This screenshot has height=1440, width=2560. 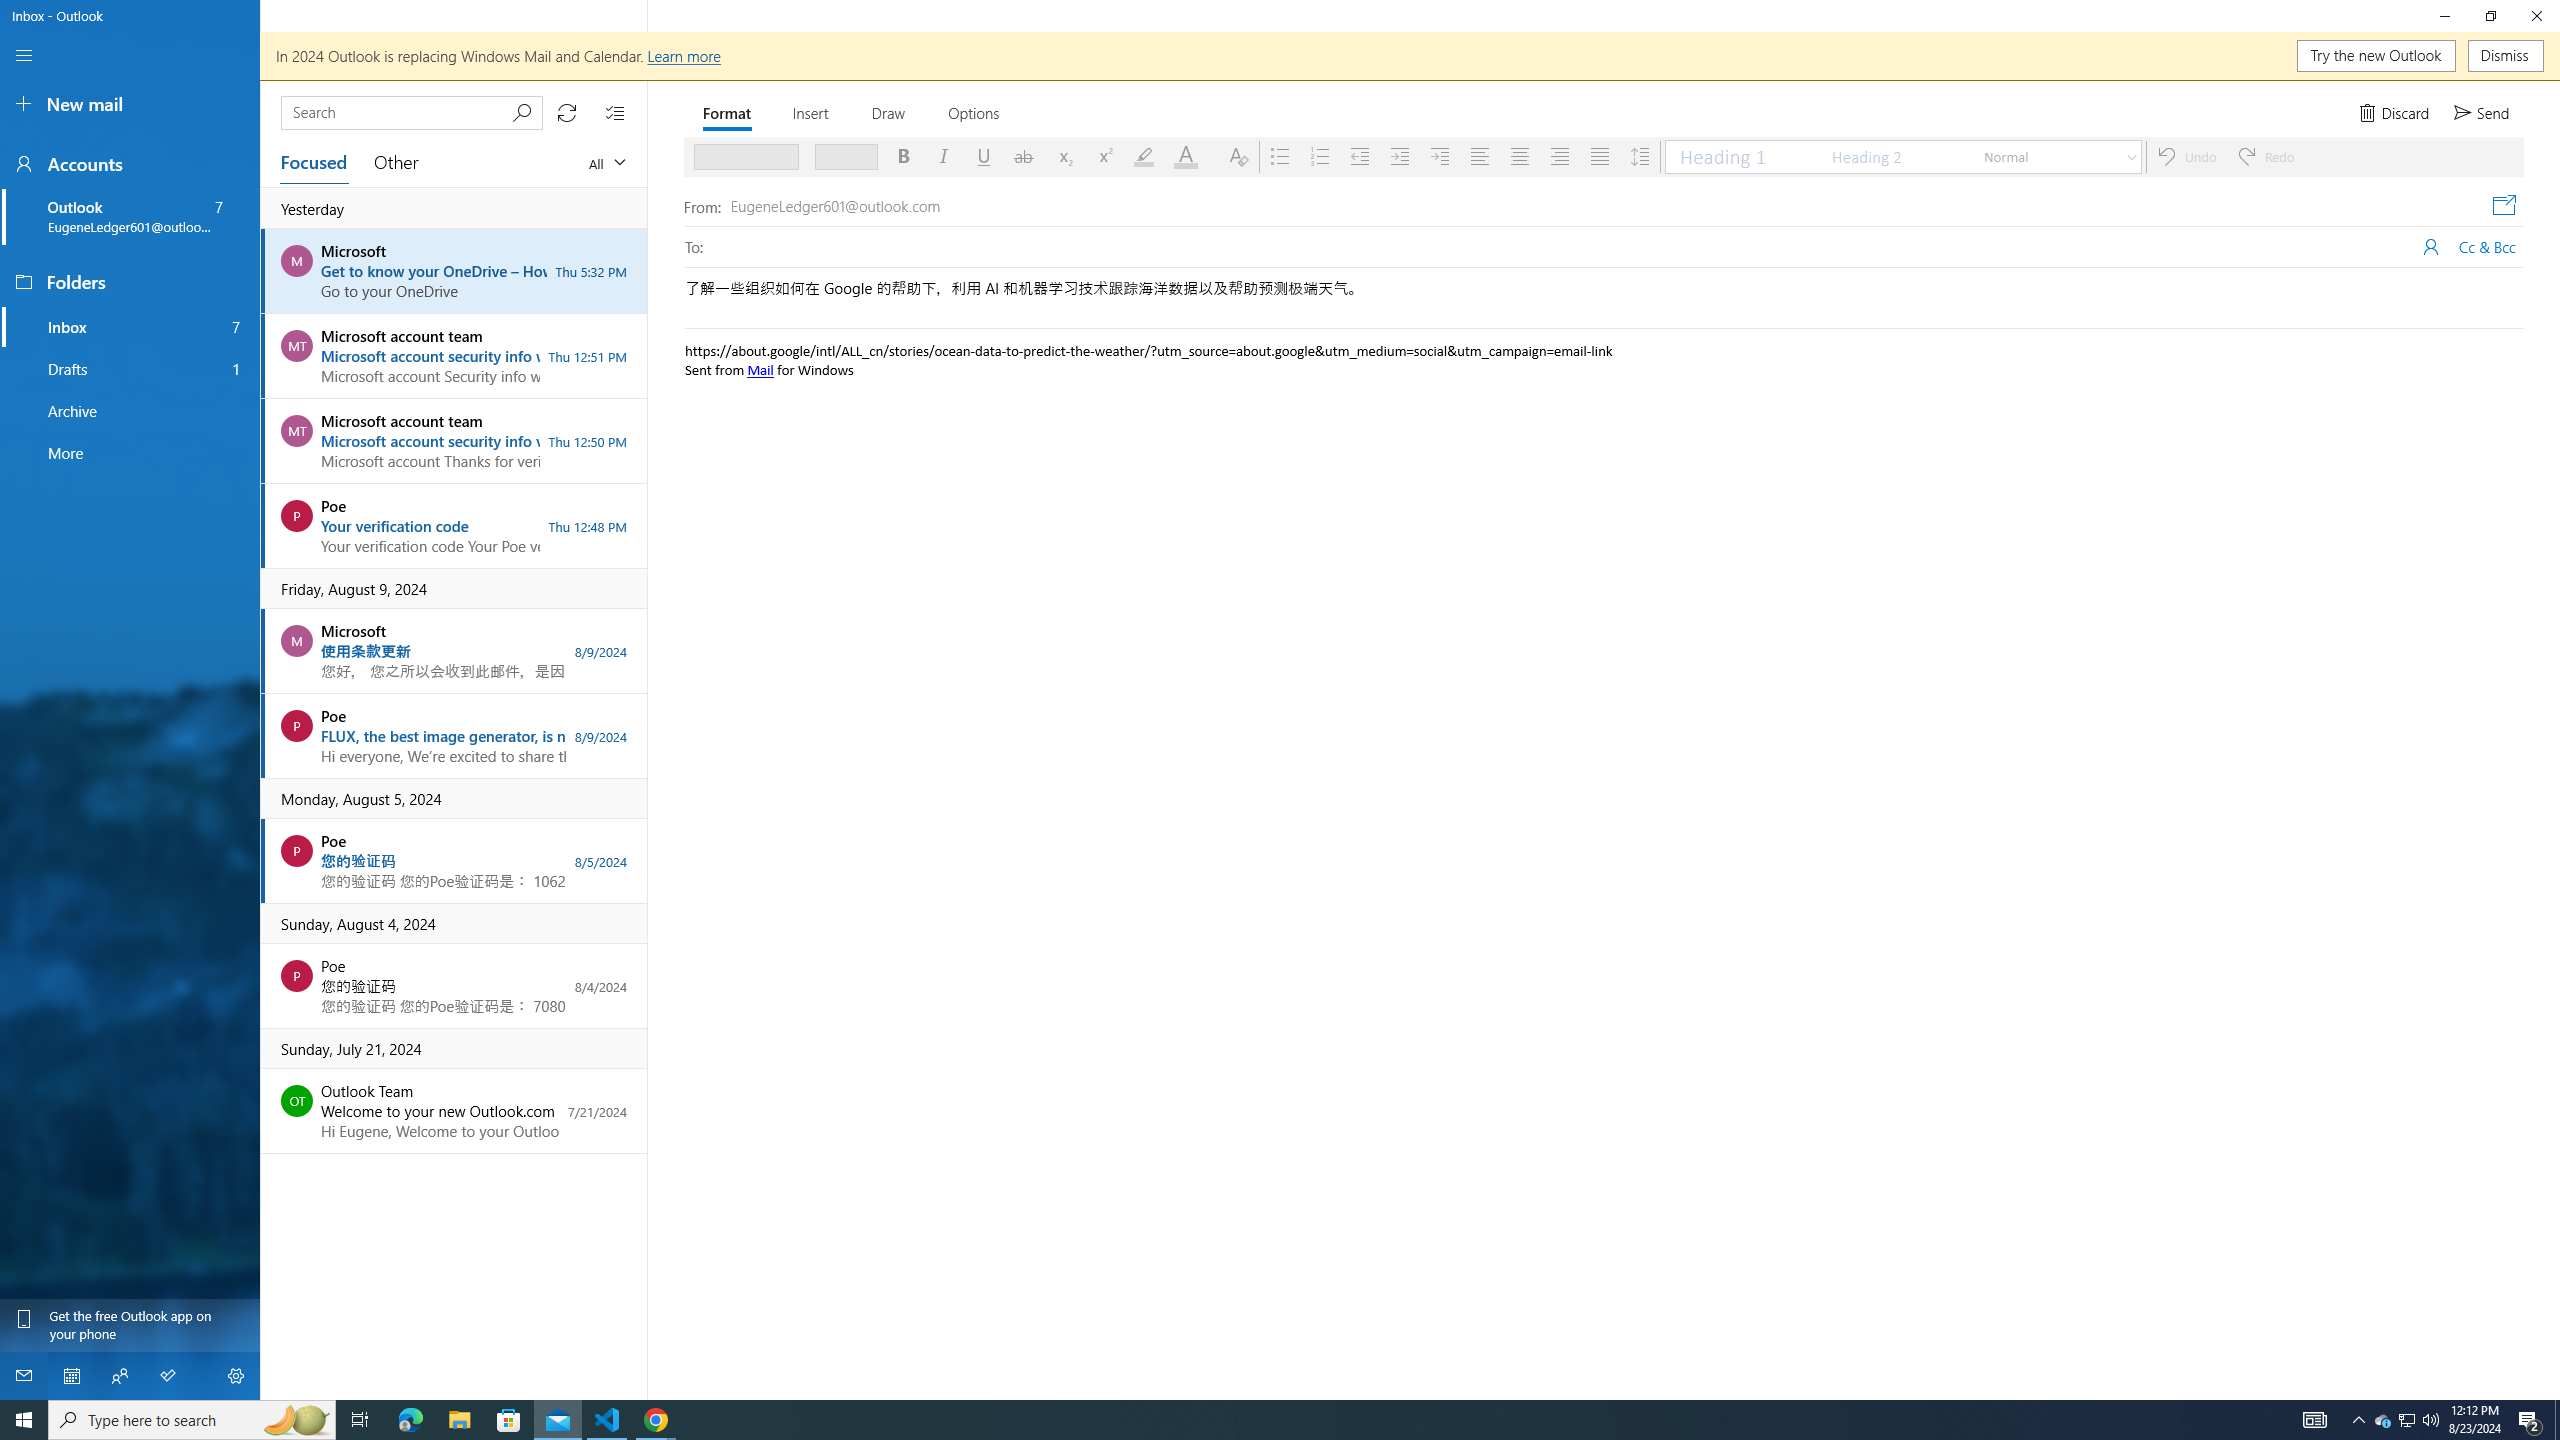 I want to click on 'Filter, All', so click(x=606, y=161).